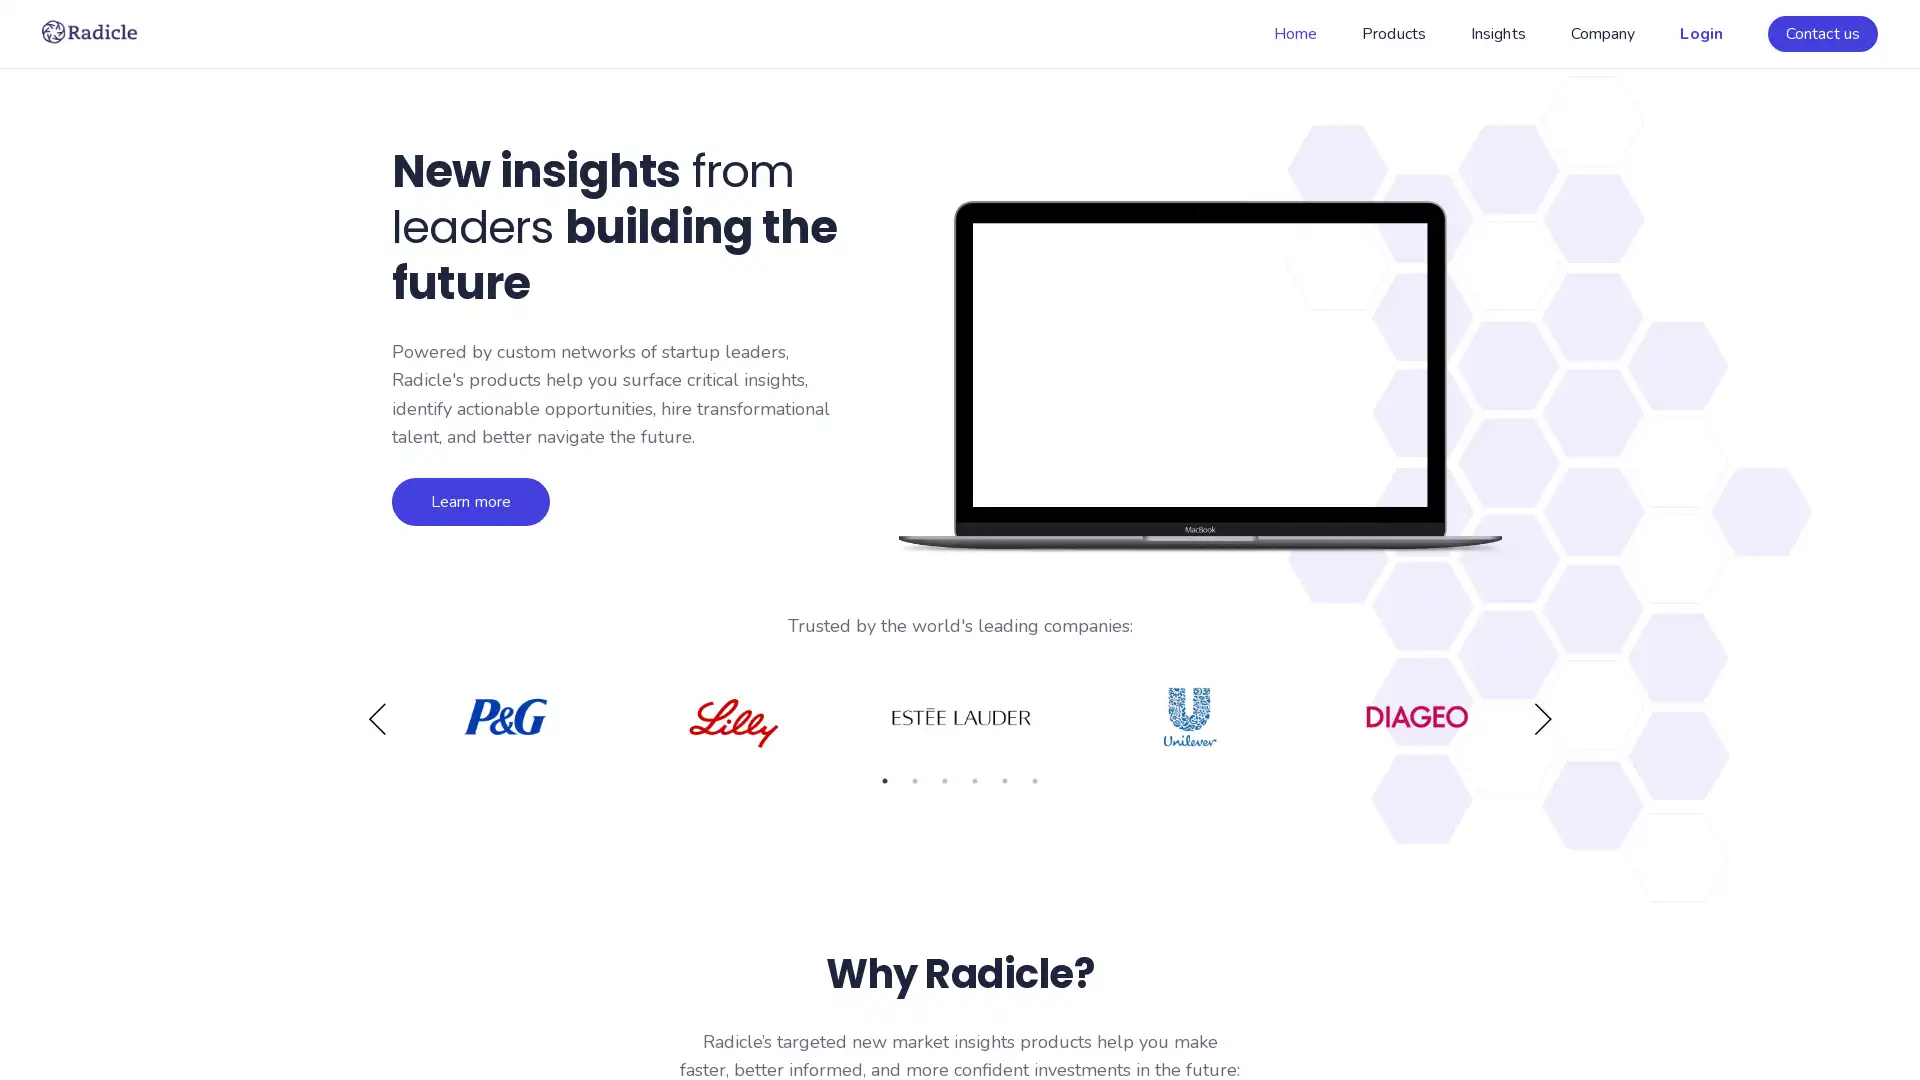  What do you see at coordinates (1541, 721) in the screenshot?
I see `next` at bounding box center [1541, 721].